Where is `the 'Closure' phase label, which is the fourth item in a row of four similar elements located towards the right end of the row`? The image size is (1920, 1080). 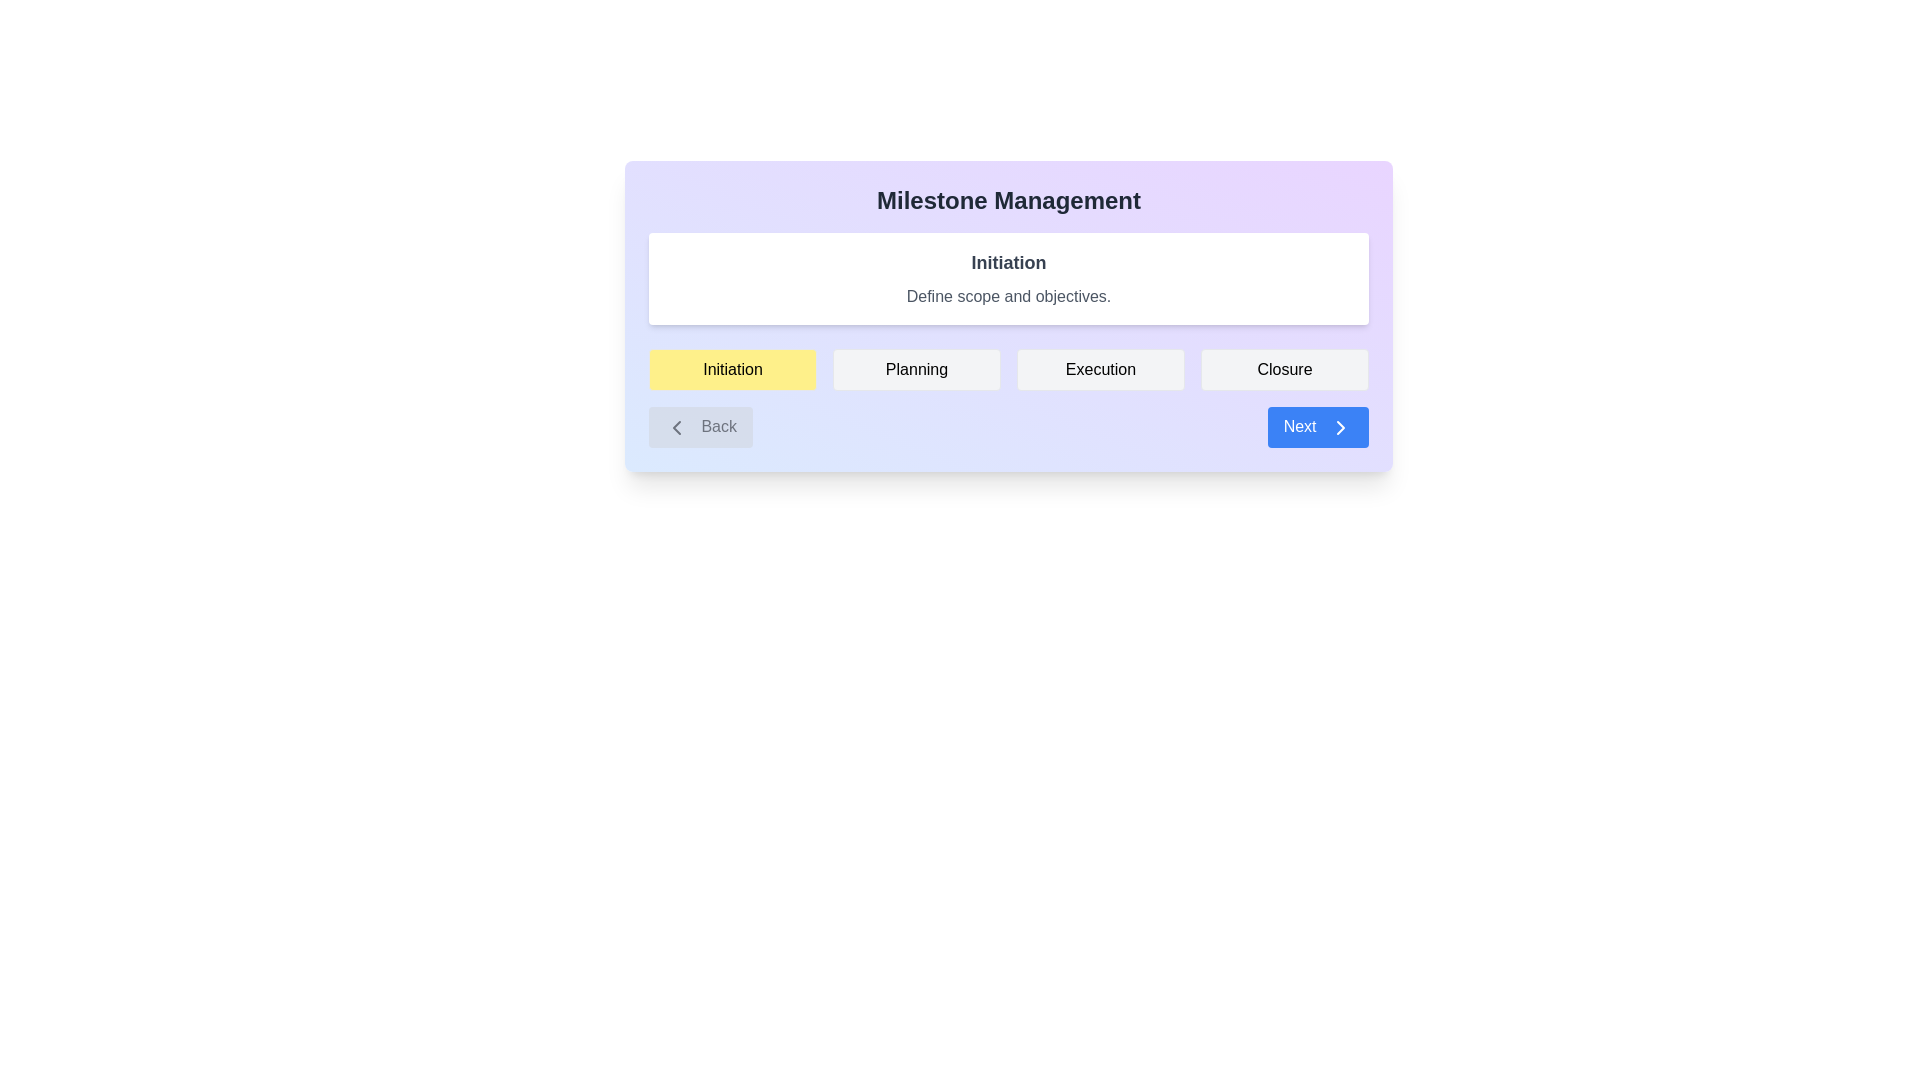
the 'Closure' phase label, which is the fourth item in a row of four similar elements located towards the right end of the row is located at coordinates (1285, 370).